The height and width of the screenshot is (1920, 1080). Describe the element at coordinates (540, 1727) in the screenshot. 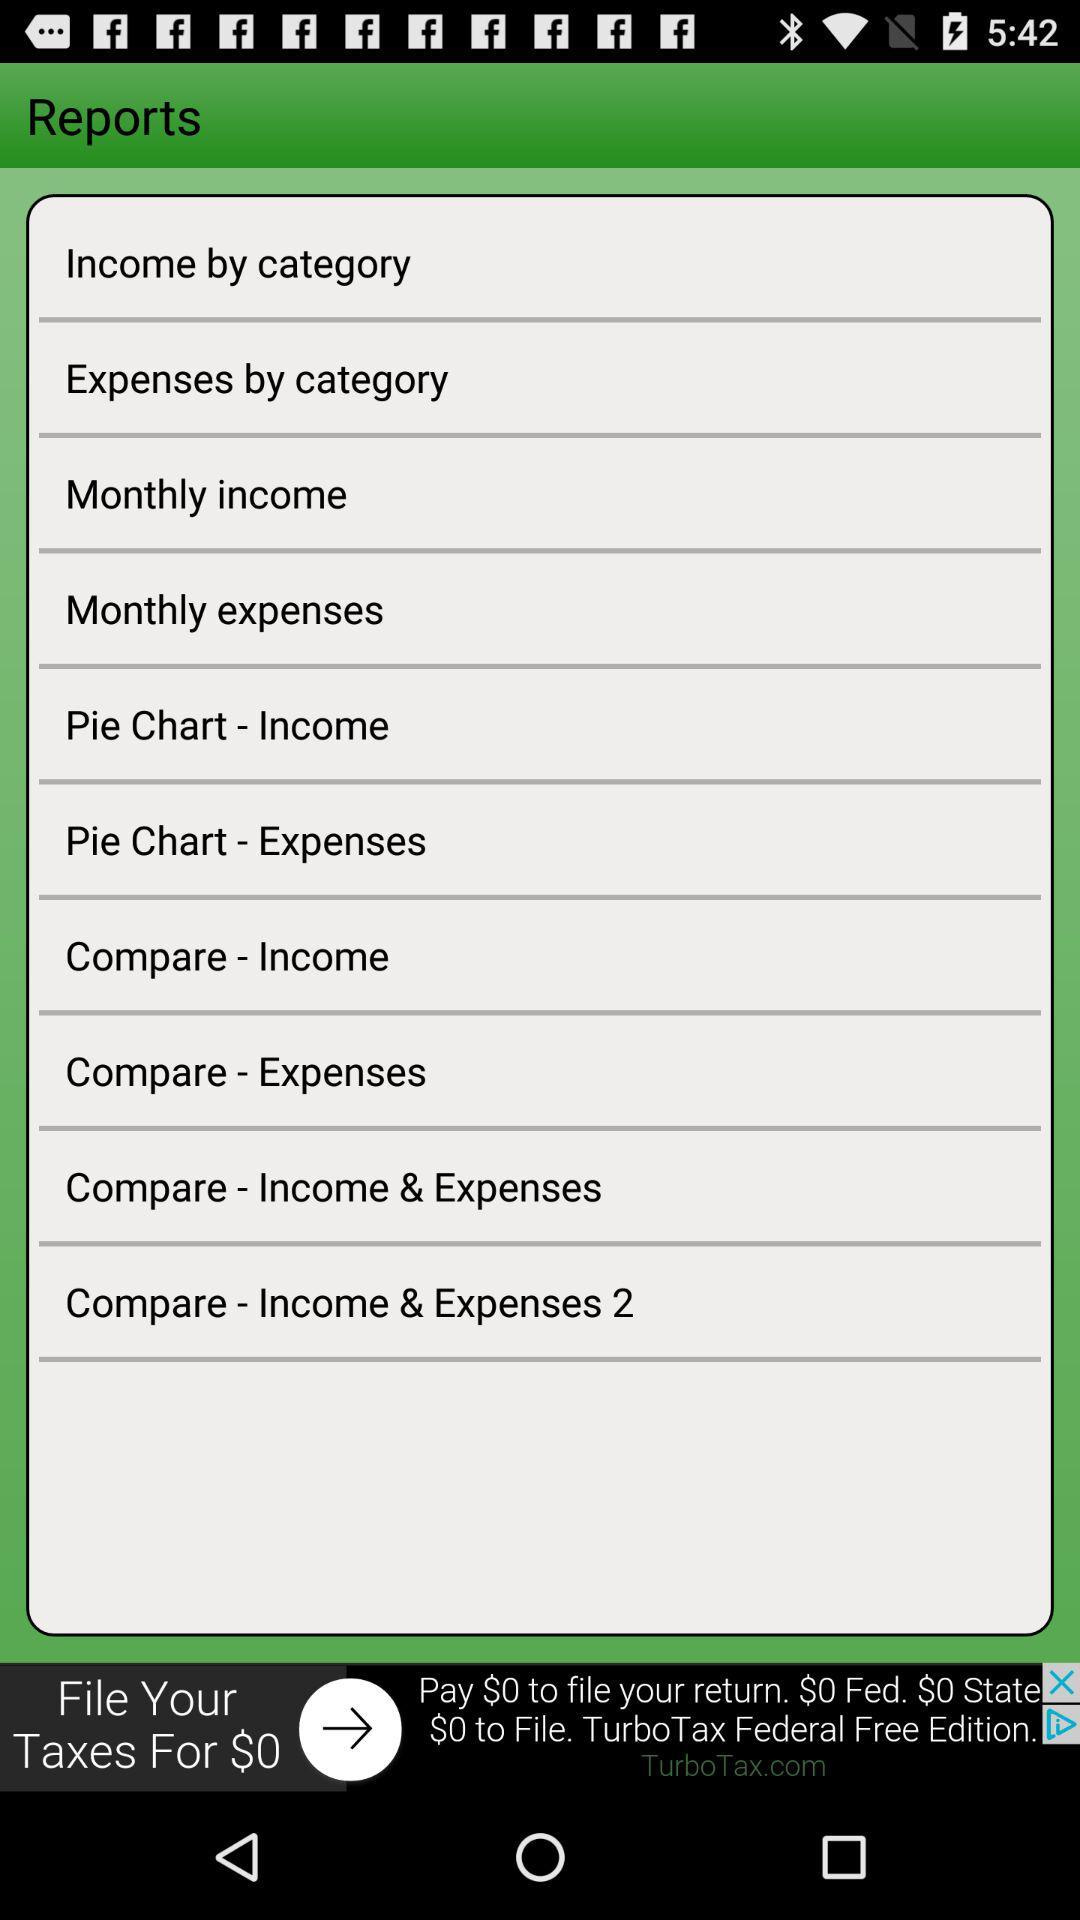

I see `click advertisement` at that location.